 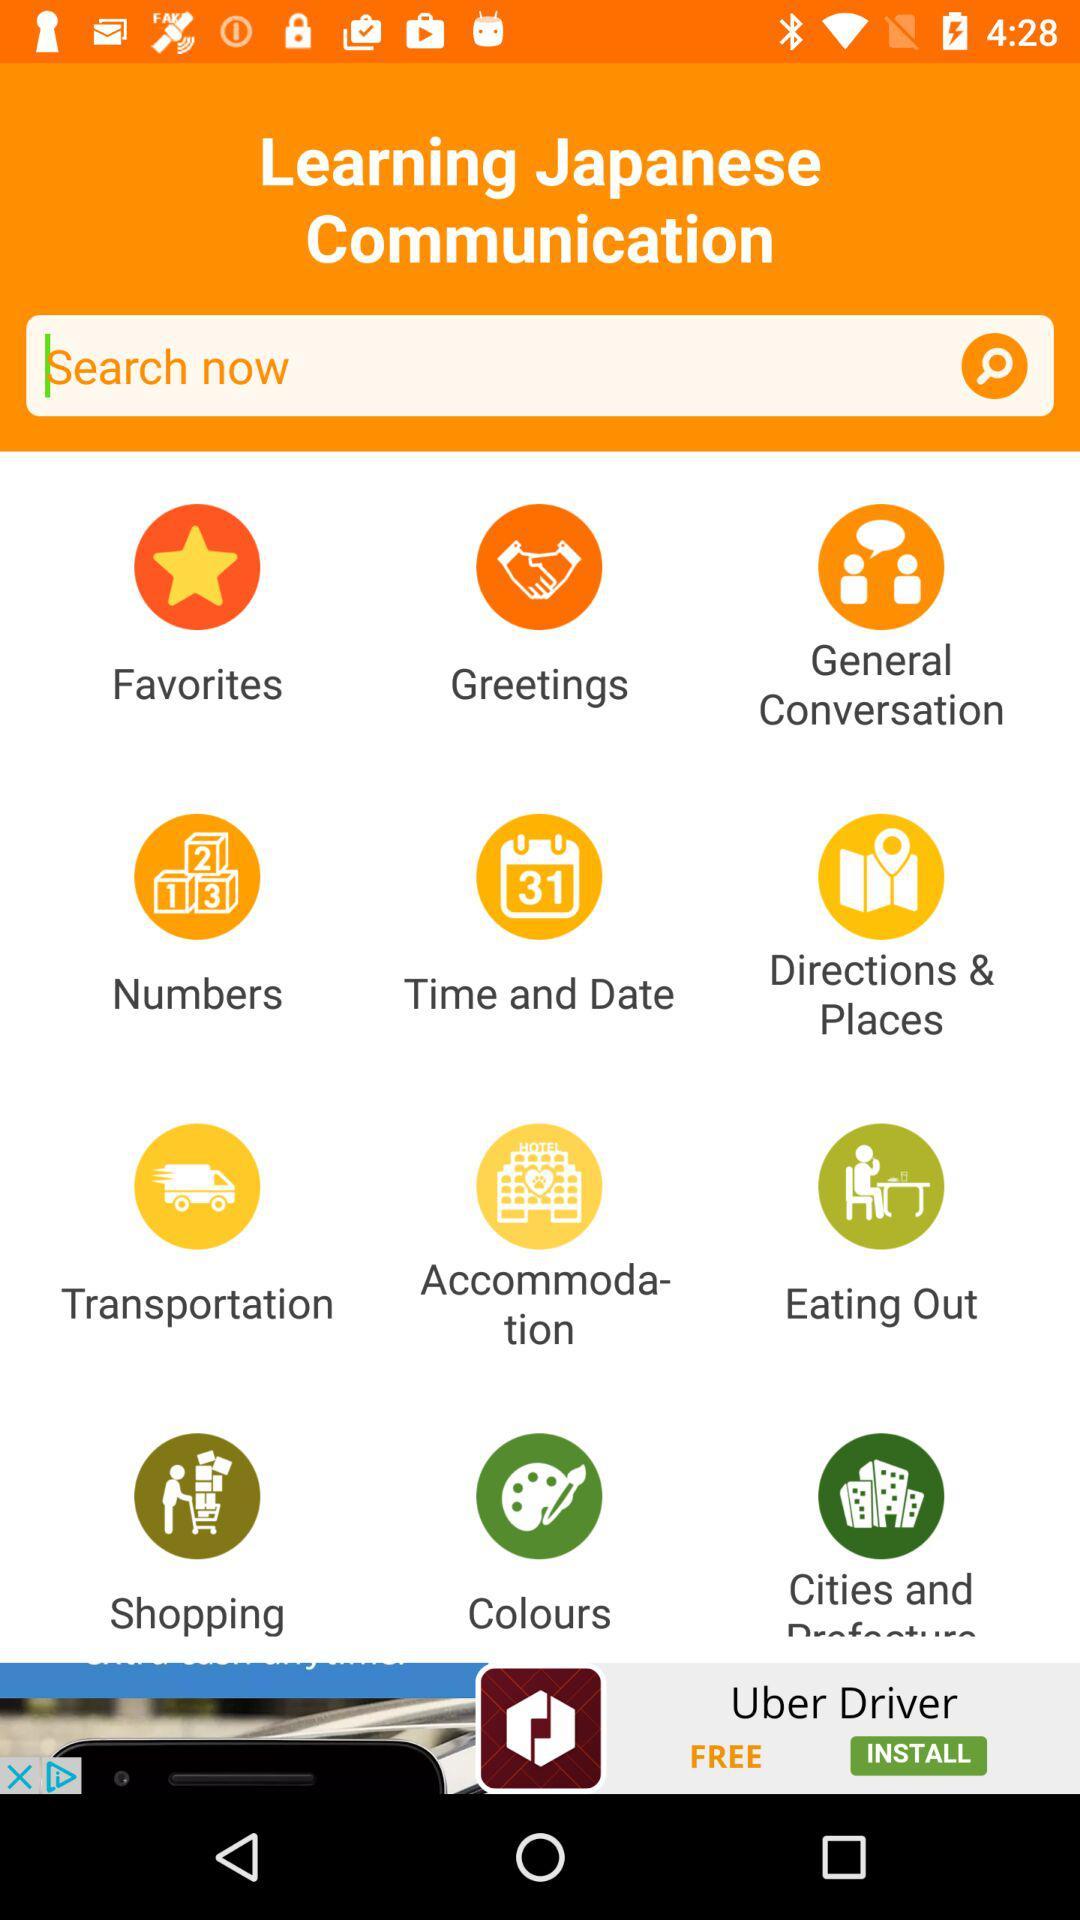 What do you see at coordinates (540, 365) in the screenshot?
I see `search` at bounding box center [540, 365].